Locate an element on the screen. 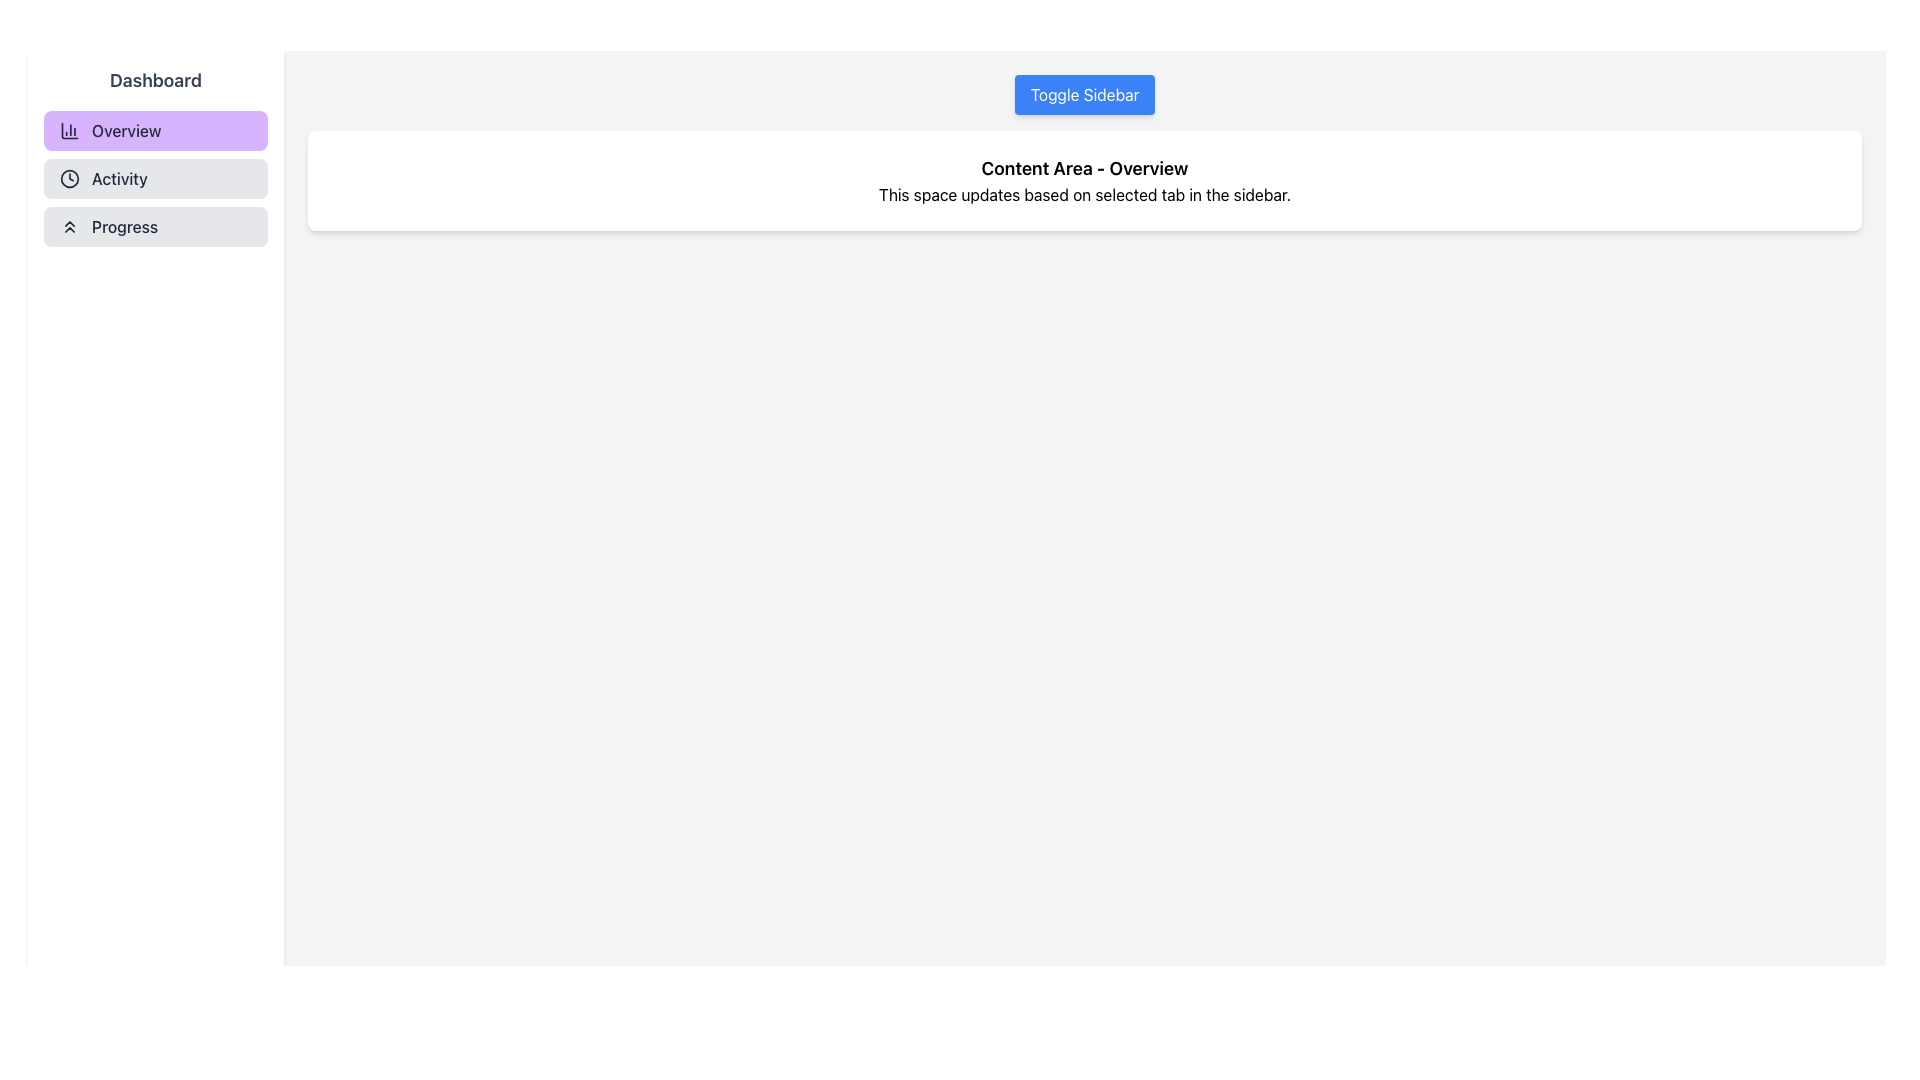 This screenshot has height=1080, width=1920. the instructional Descriptive Text that updates based on sidebar tab selections, located beneath the title 'Content Area - Overview' is located at coordinates (1083, 195).